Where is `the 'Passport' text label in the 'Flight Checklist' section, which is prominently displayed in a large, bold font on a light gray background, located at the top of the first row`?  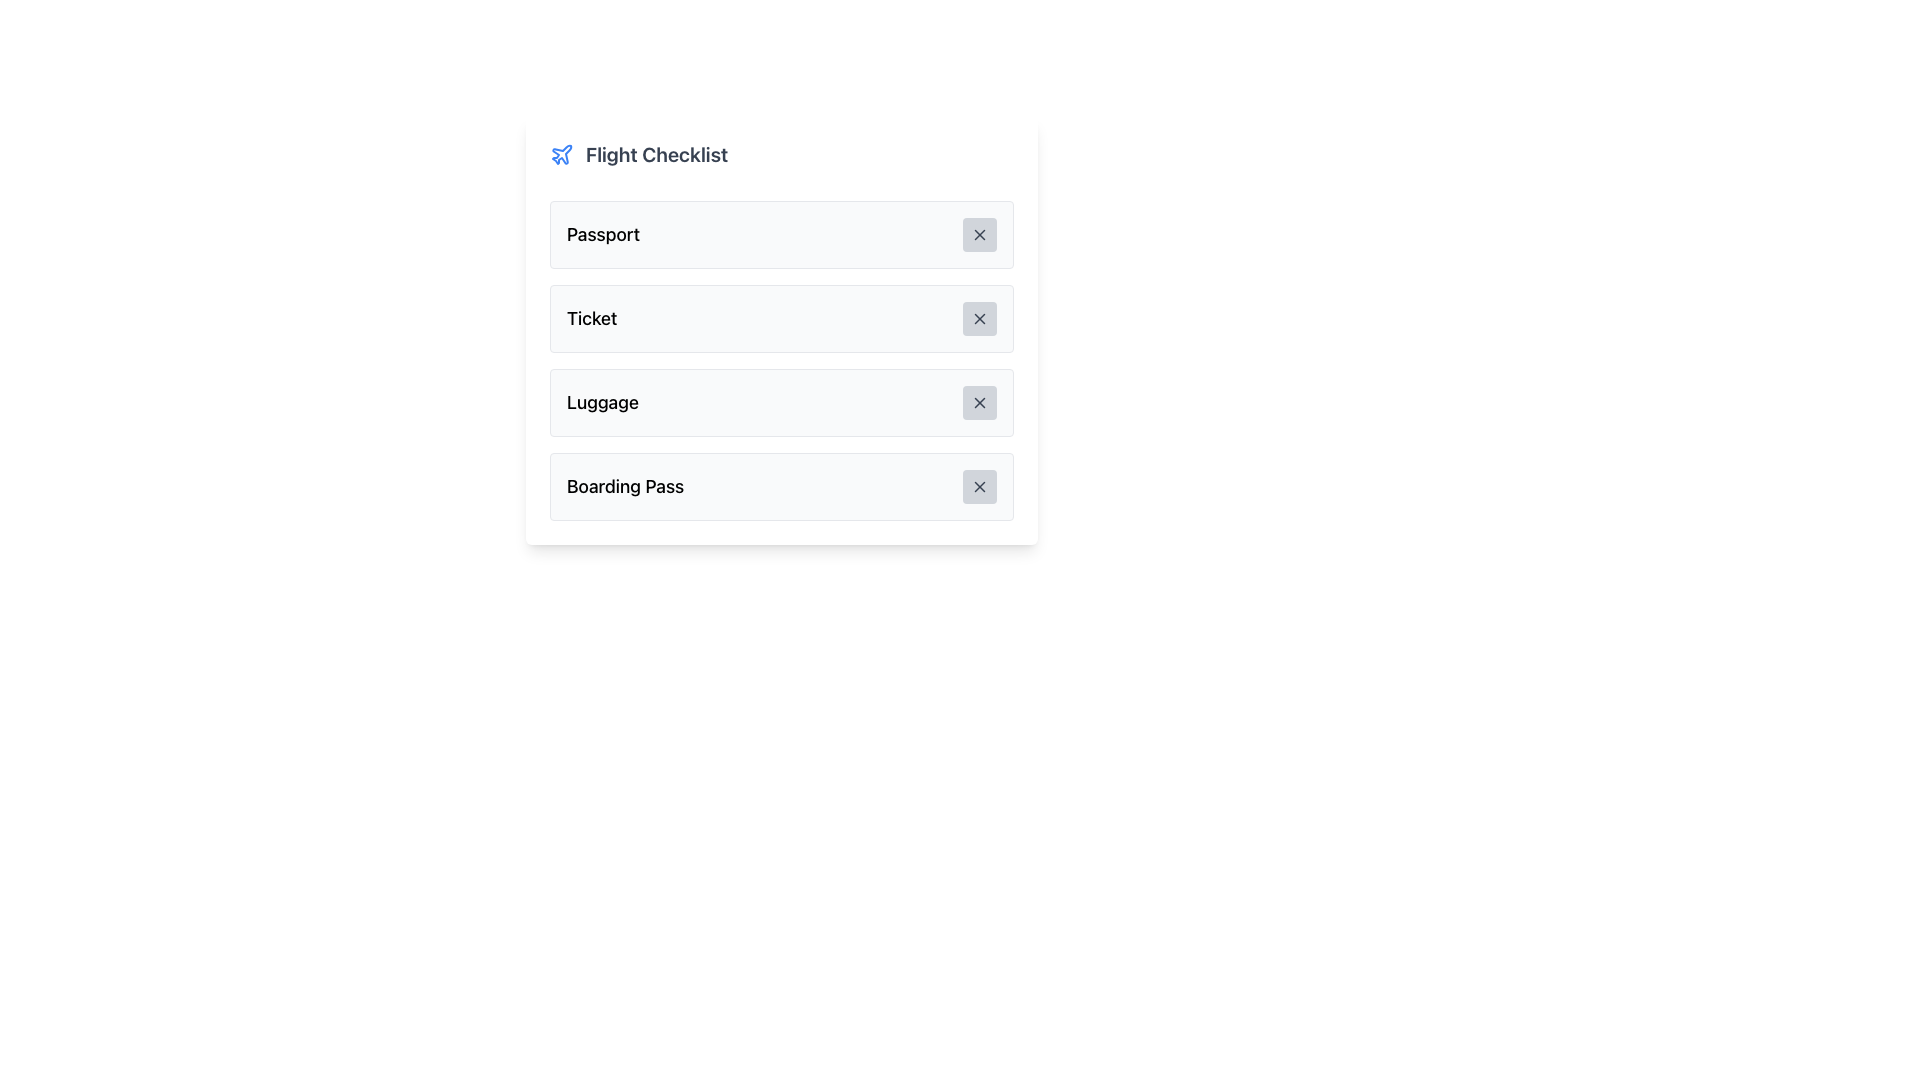
the 'Passport' text label in the 'Flight Checklist' section, which is prominently displayed in a large, bold font on a light gray background, located at the top of the first row is located at coordinates (602, 234).